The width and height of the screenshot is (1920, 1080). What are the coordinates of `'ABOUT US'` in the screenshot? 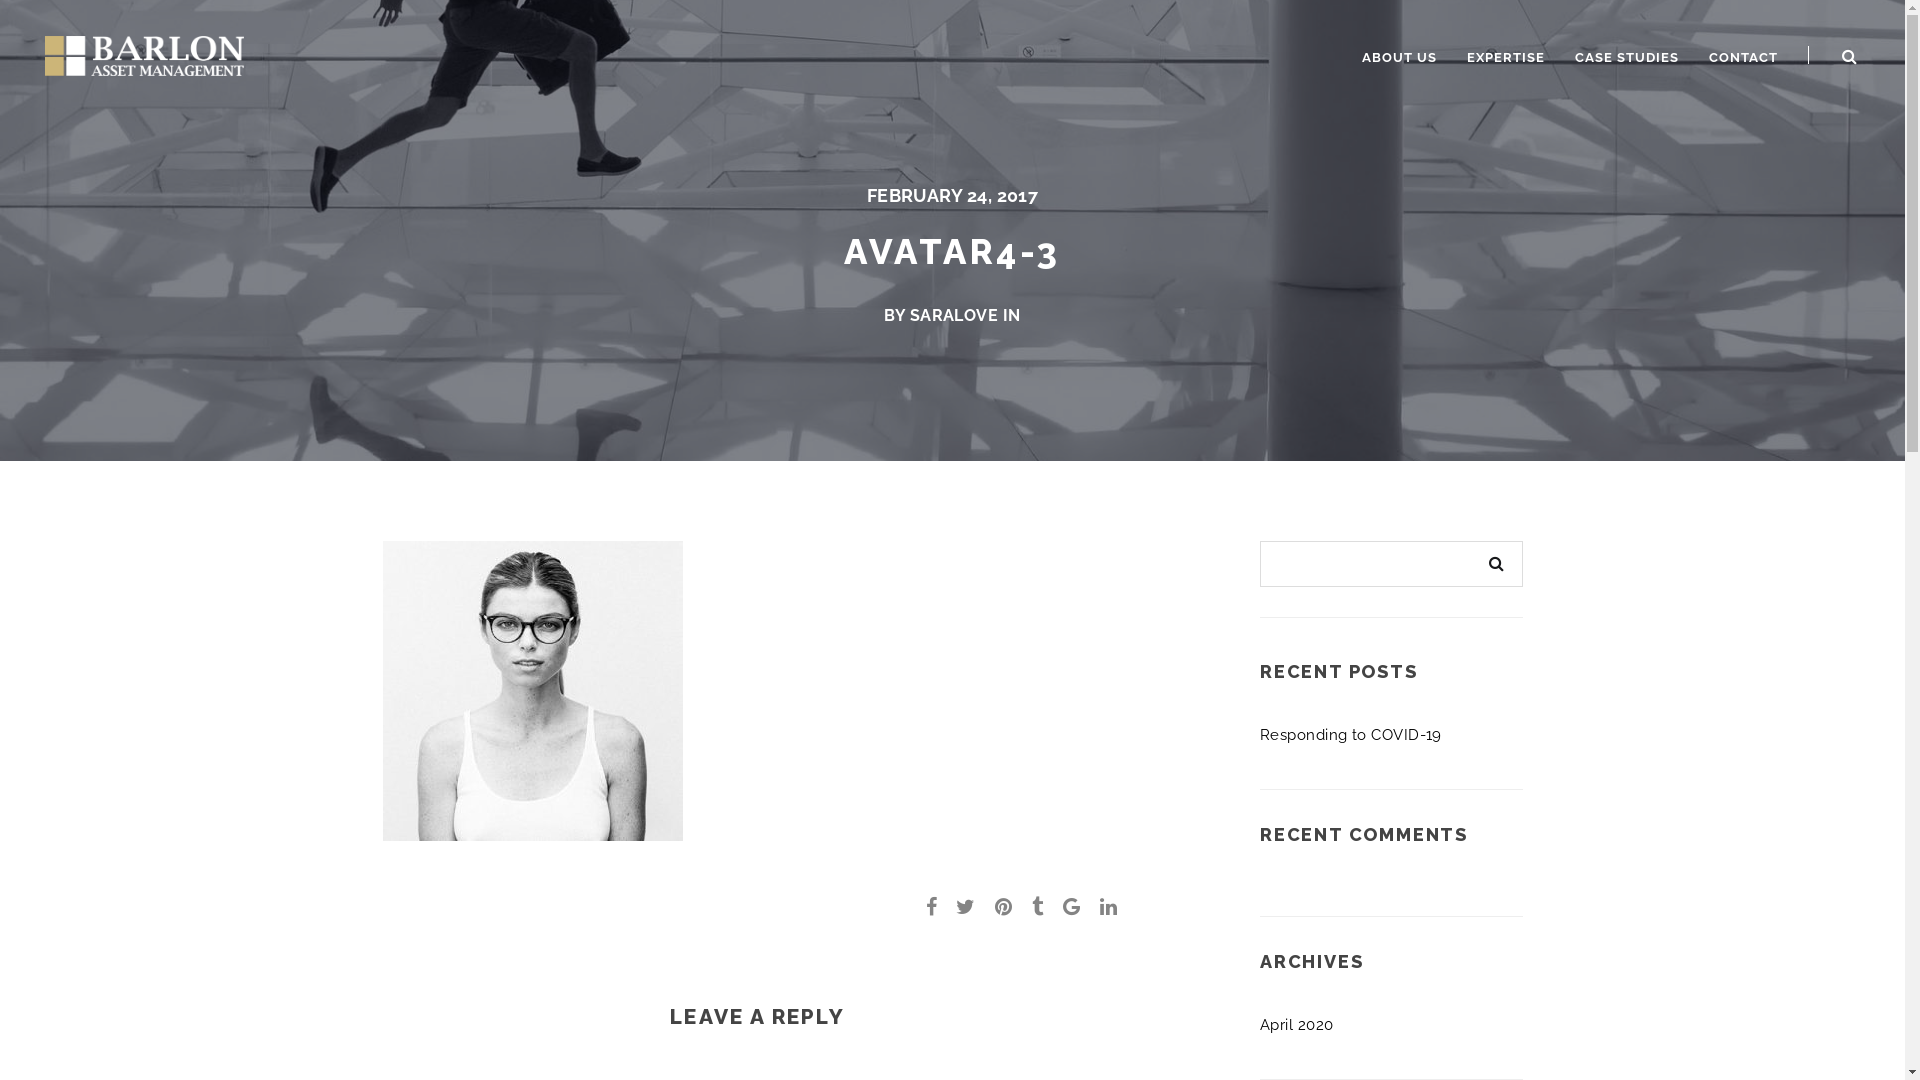 It's located at (1398, 56).